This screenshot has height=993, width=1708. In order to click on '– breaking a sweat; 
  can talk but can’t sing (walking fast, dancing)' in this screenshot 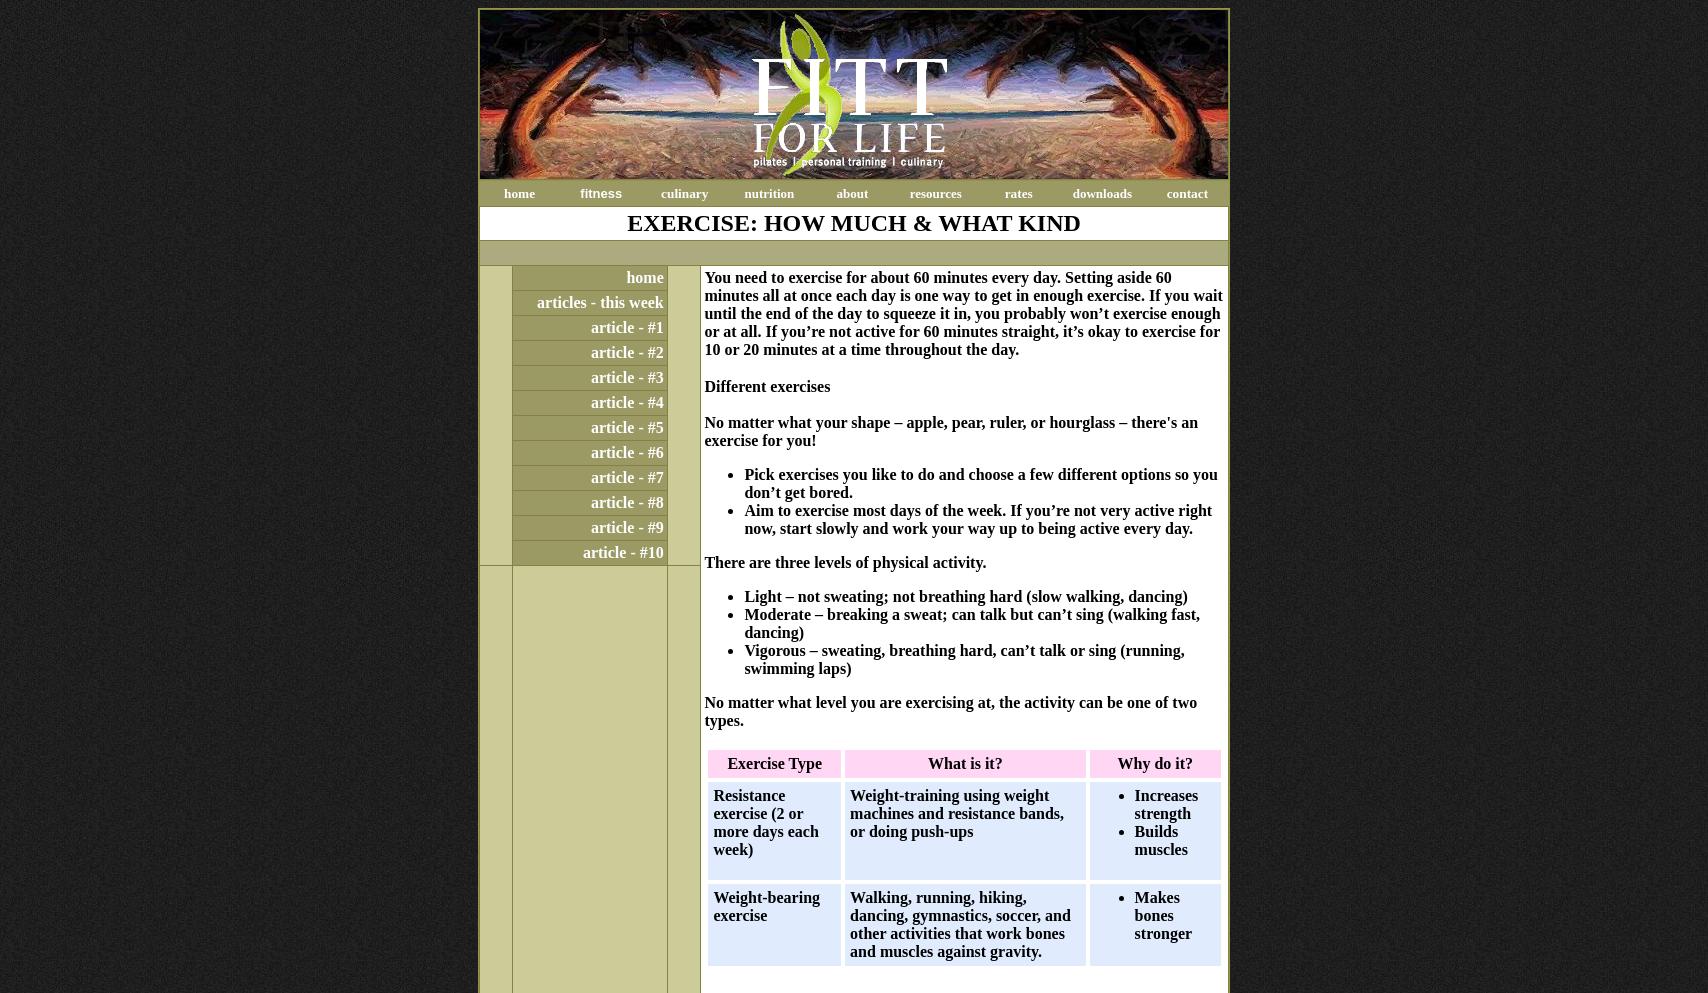, I will do `click(971, 622)`.